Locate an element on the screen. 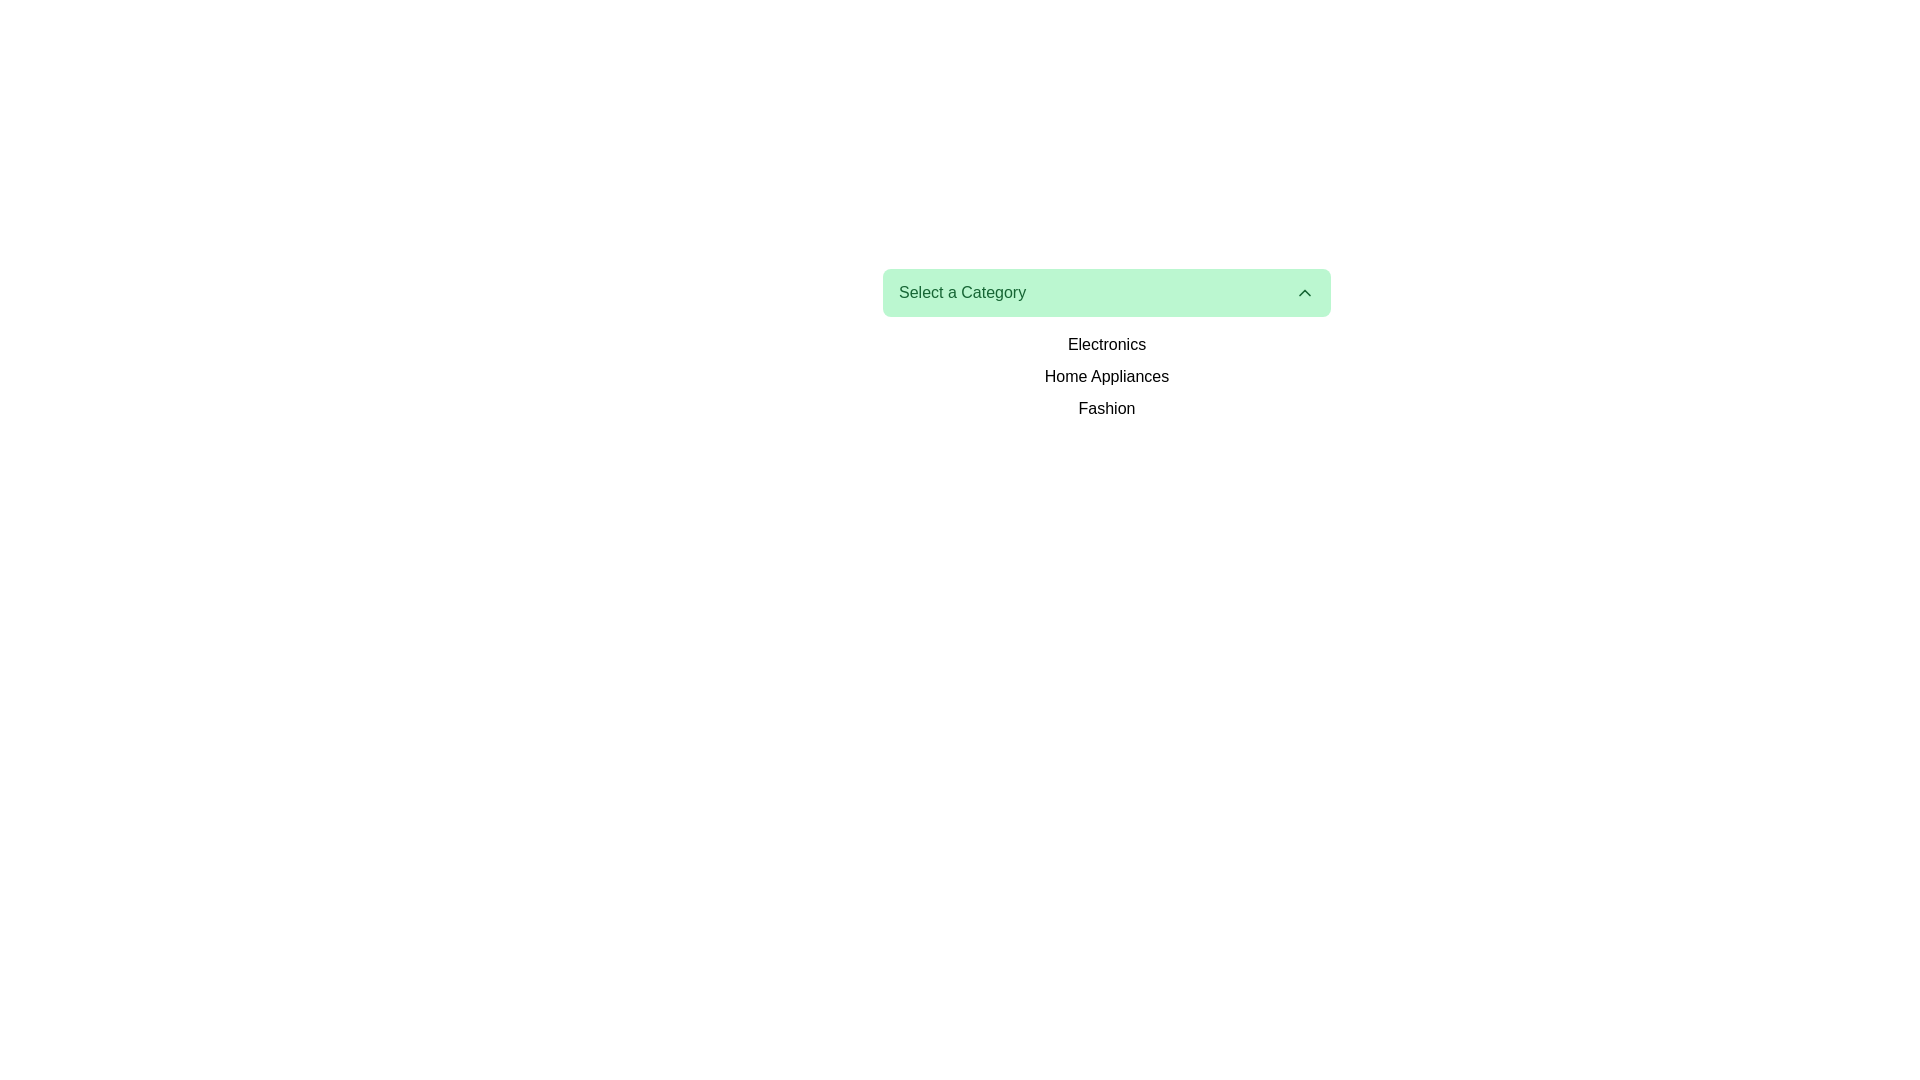  the first text-based list item displaying 'Electronics' under the green header 'Select a Category' is located at coordinates (1106, 343).